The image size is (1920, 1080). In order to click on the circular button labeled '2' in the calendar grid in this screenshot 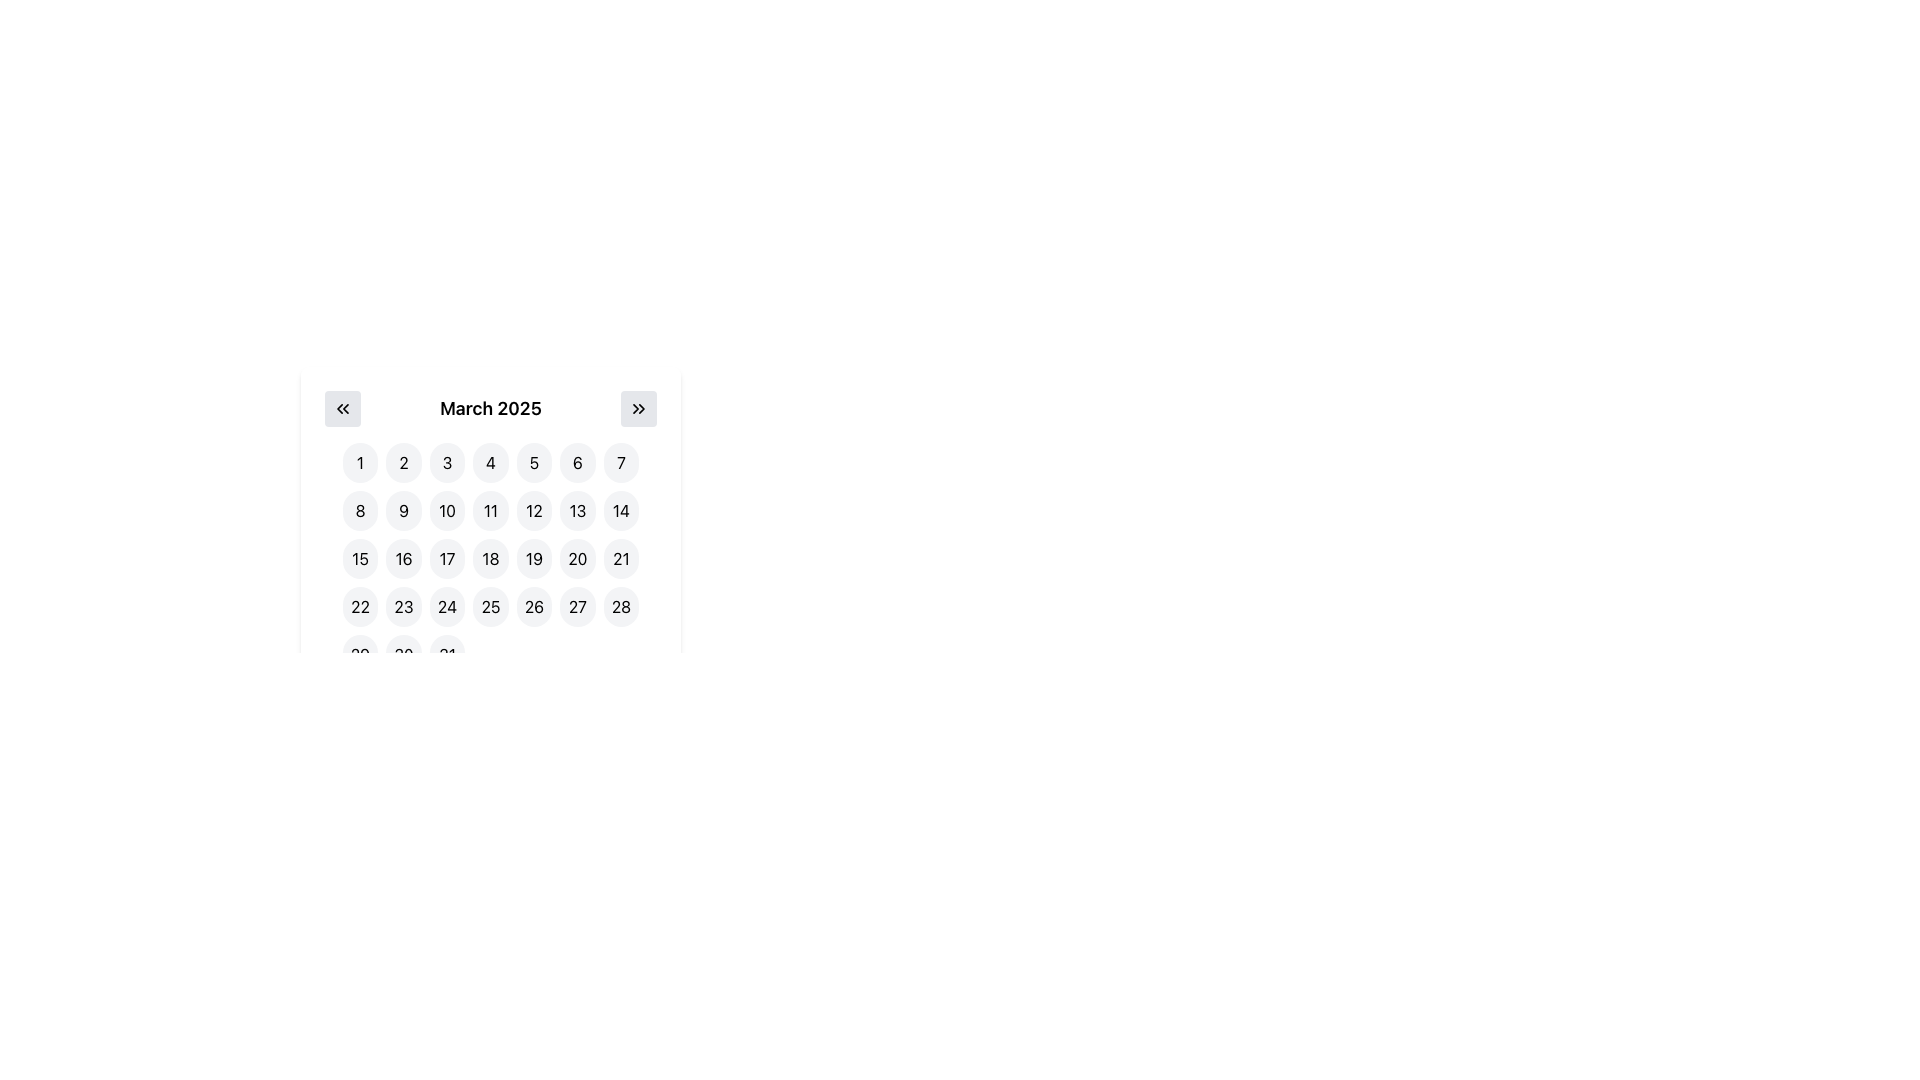, I will do `click(402, 462)`.